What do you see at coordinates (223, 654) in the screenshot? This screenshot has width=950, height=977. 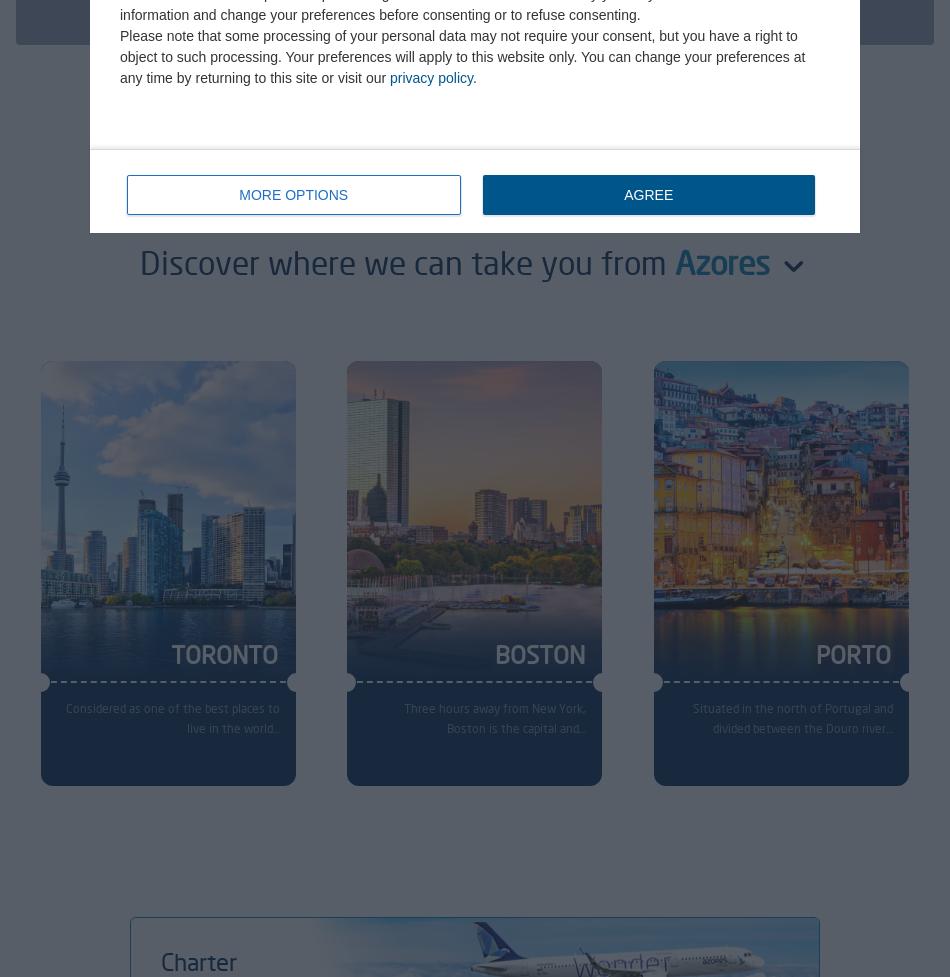 I see `'TORONTO'` at bounding box center [223, 654].